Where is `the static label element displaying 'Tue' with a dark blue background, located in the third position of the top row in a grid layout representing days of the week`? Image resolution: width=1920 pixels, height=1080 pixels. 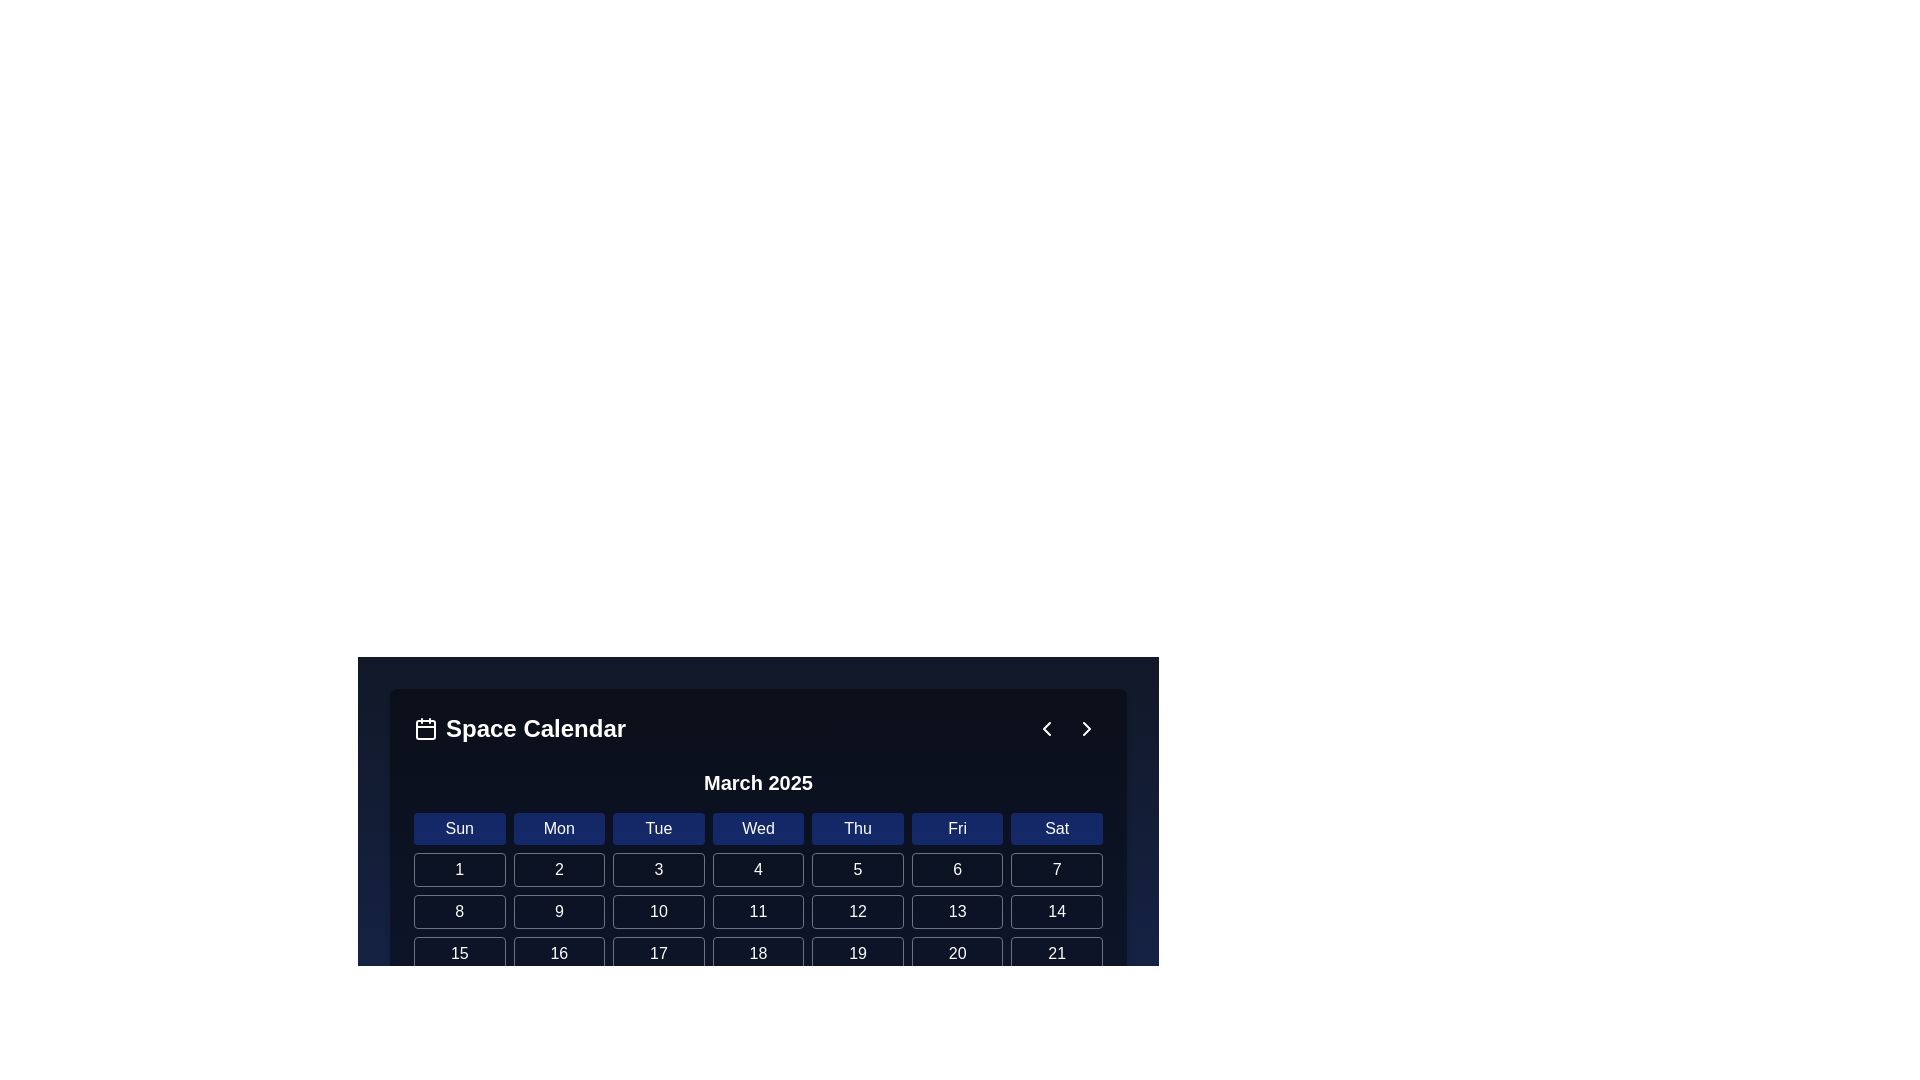
the static label element displaying 'Tue' with a dark blue background, located in the third position of the top row in a grid layout representing days of the week is located at coordinates (658, 829).